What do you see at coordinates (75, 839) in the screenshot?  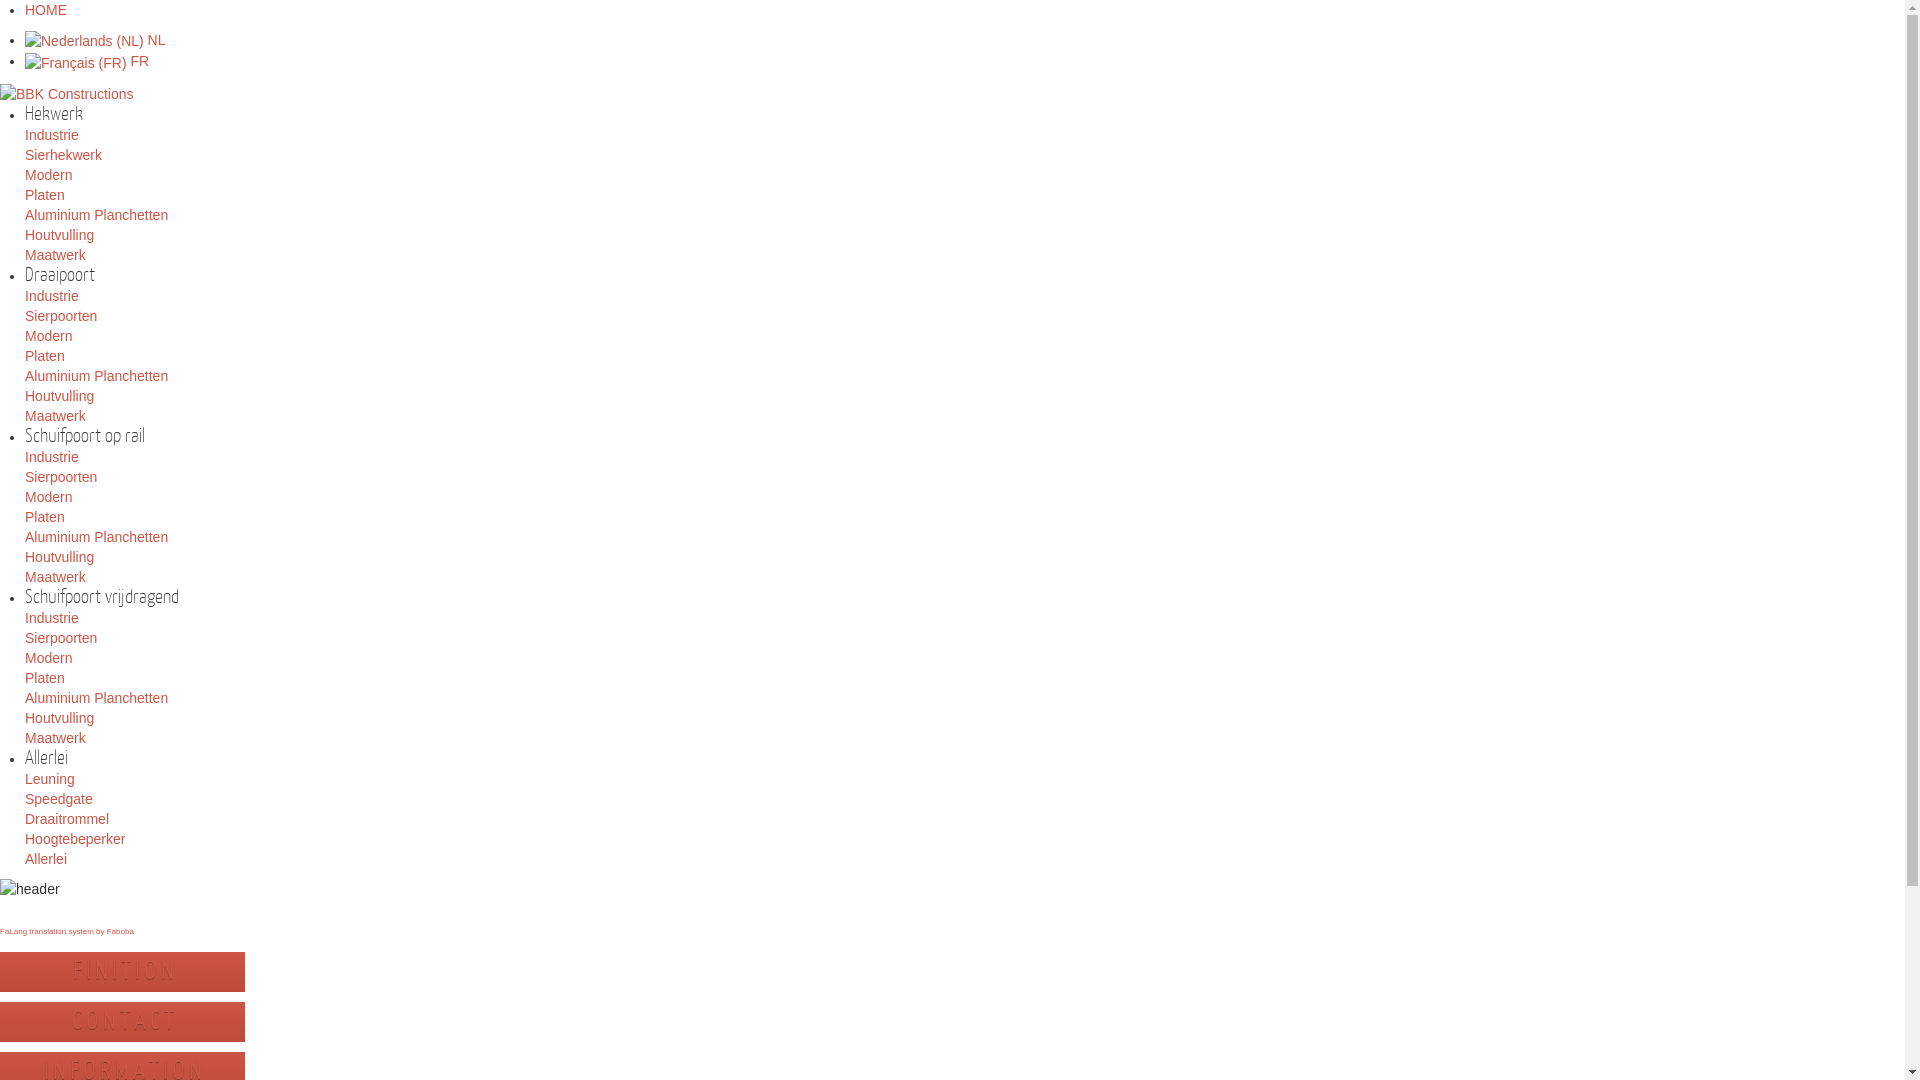 I see `'Hoogtebeperker'` at bounding box center [75, 839].